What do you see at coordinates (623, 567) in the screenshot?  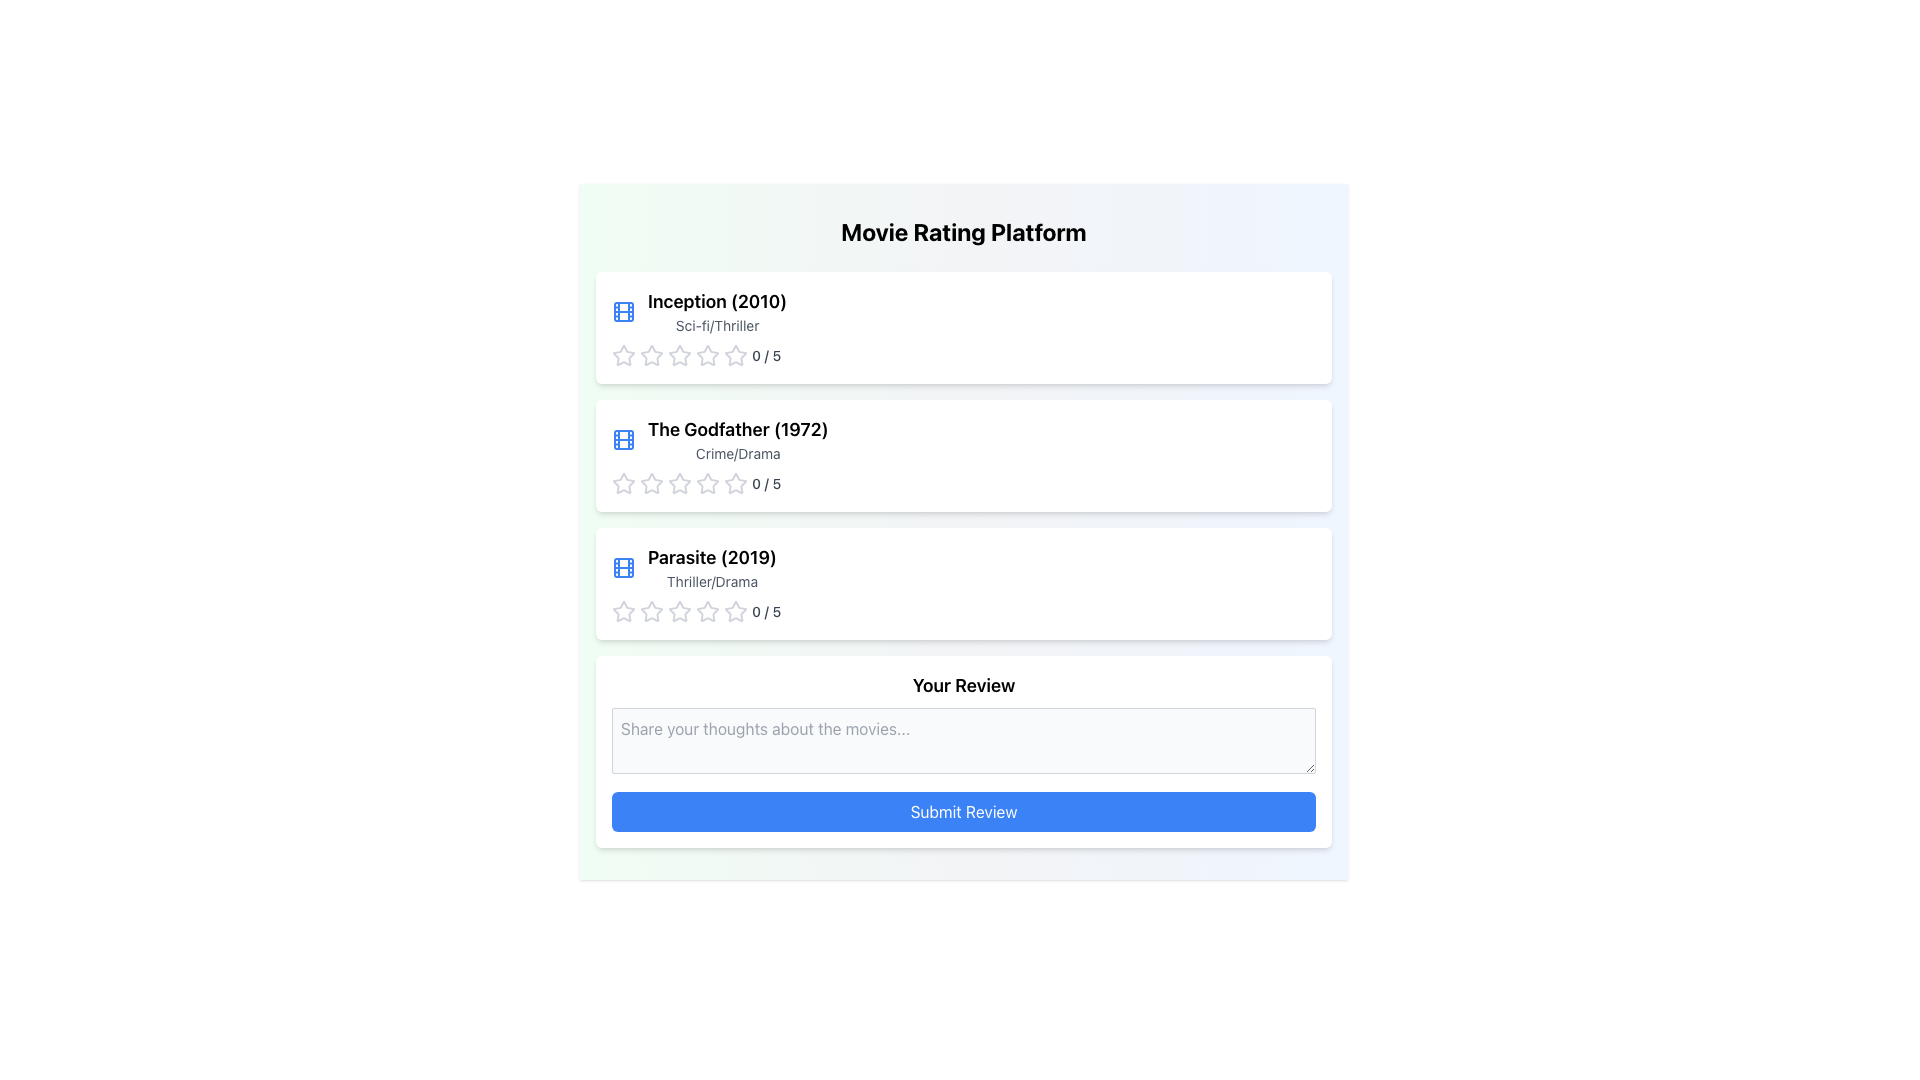 I see `the SVG graphical rectangle element located within the first movie entry box, adjacent to the text 'Inception (2010)'` at bounding box center [623, 567].